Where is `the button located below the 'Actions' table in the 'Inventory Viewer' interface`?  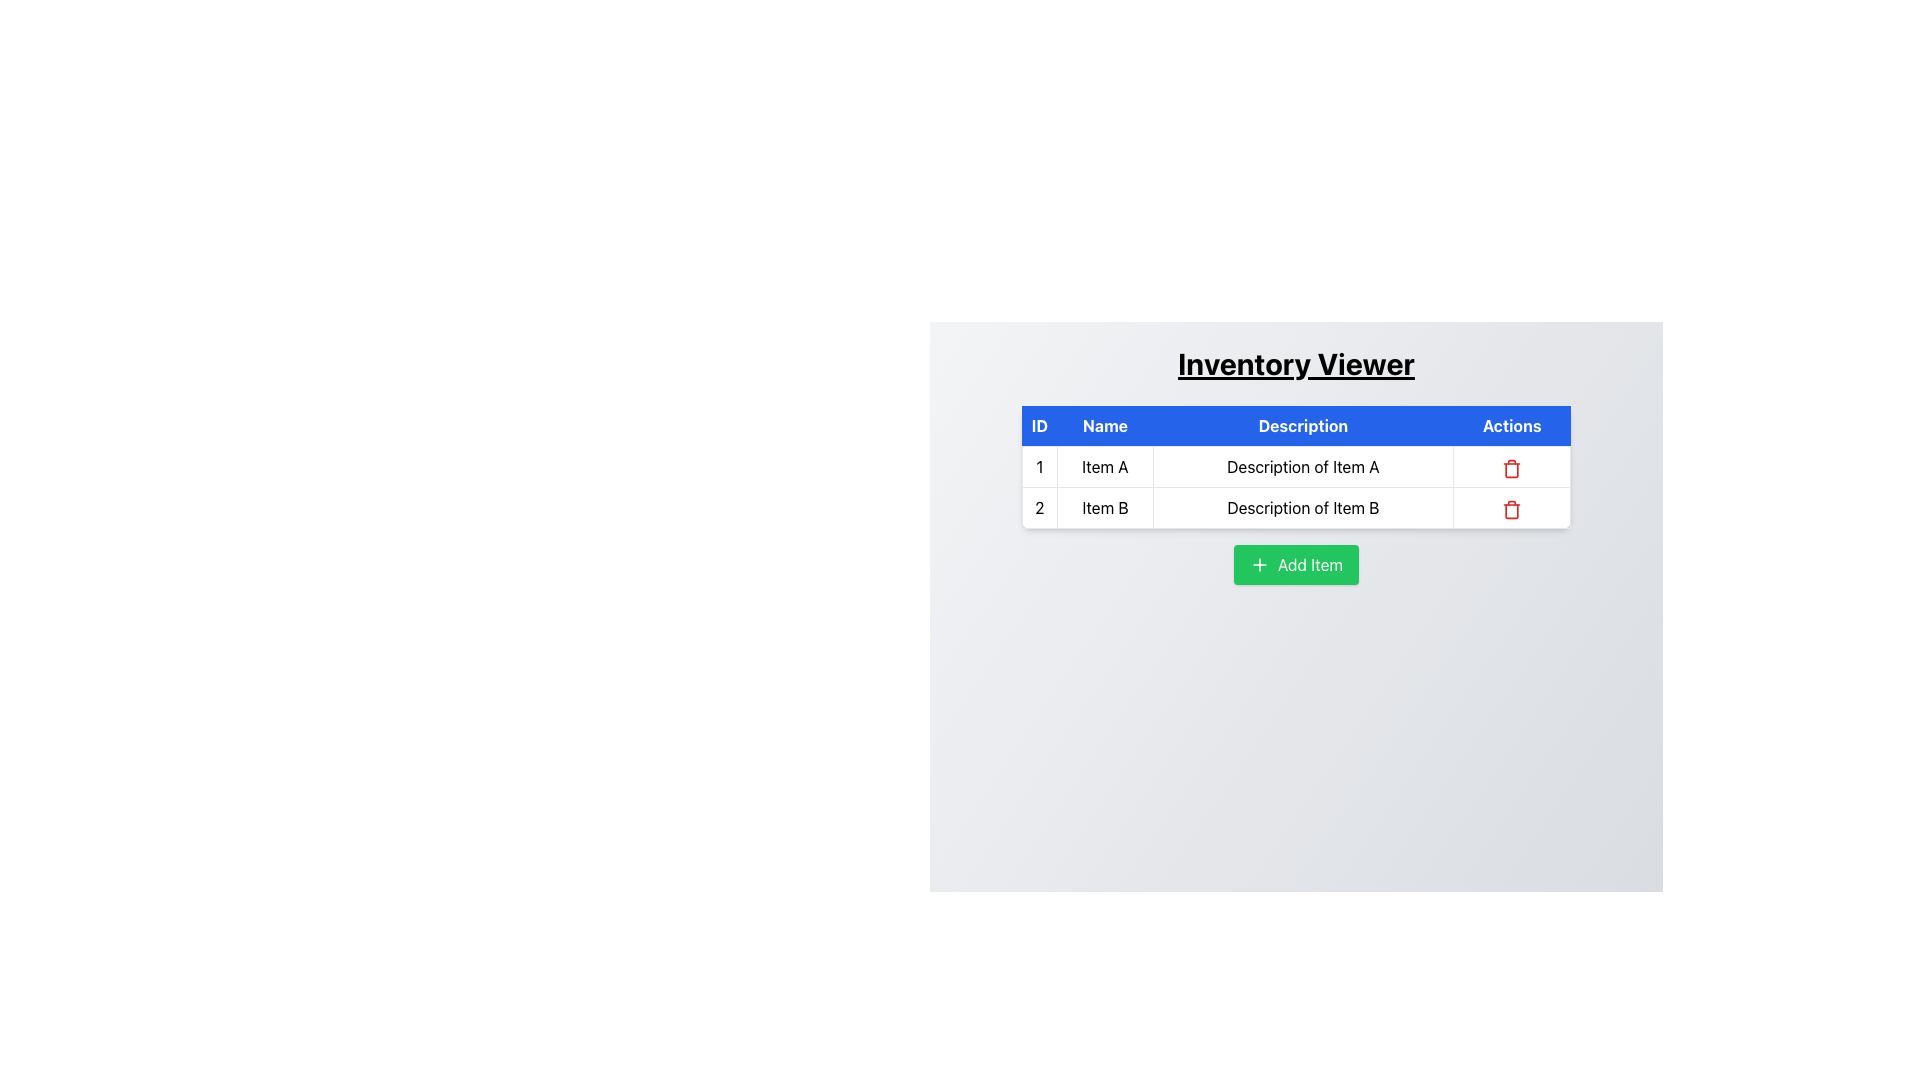 the button located below the 'Actions' table in the 'Inventory Viewer' interface is located at coordinates (1296, 564).